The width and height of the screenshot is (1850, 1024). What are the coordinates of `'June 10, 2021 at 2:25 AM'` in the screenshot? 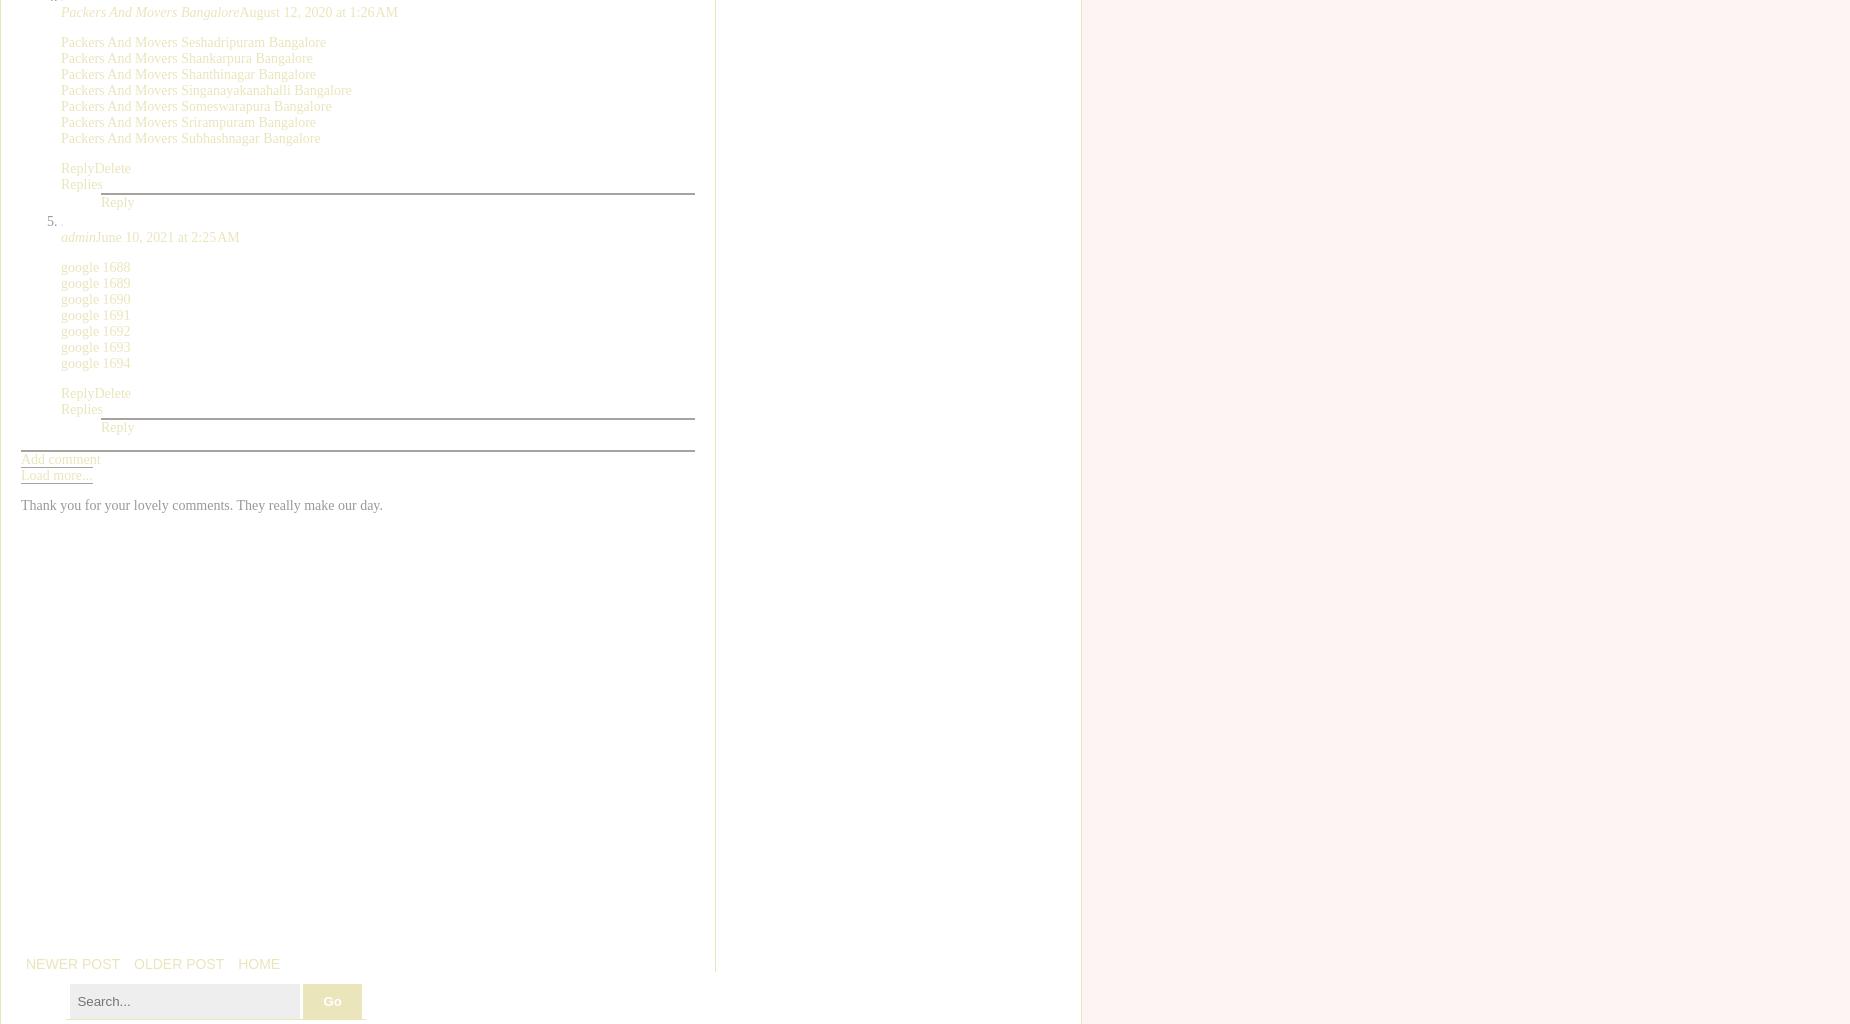 It's located at (95, 235).